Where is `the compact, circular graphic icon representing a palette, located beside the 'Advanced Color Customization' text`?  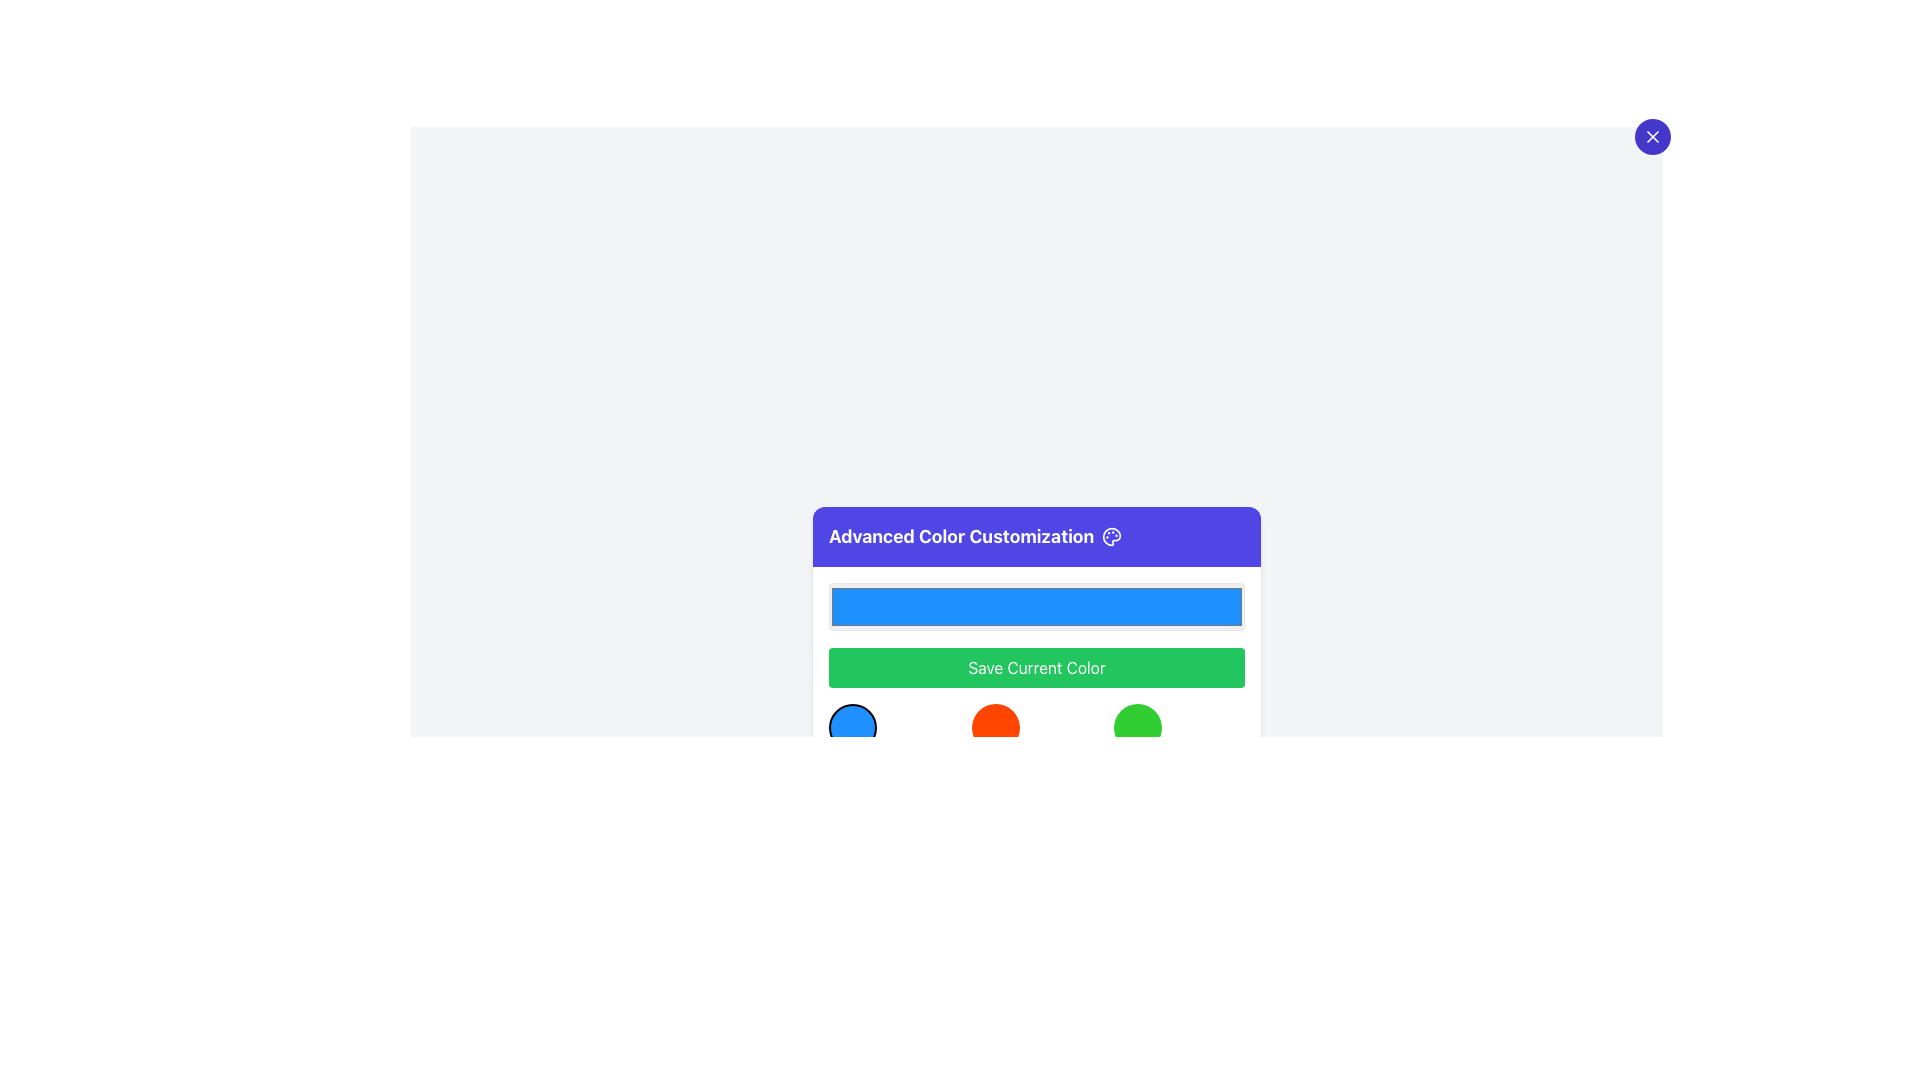
the compact, circular graphic icon representing a palette, located beside the 'Advanced Color Customization' text is located at coordinates (1111, 535).